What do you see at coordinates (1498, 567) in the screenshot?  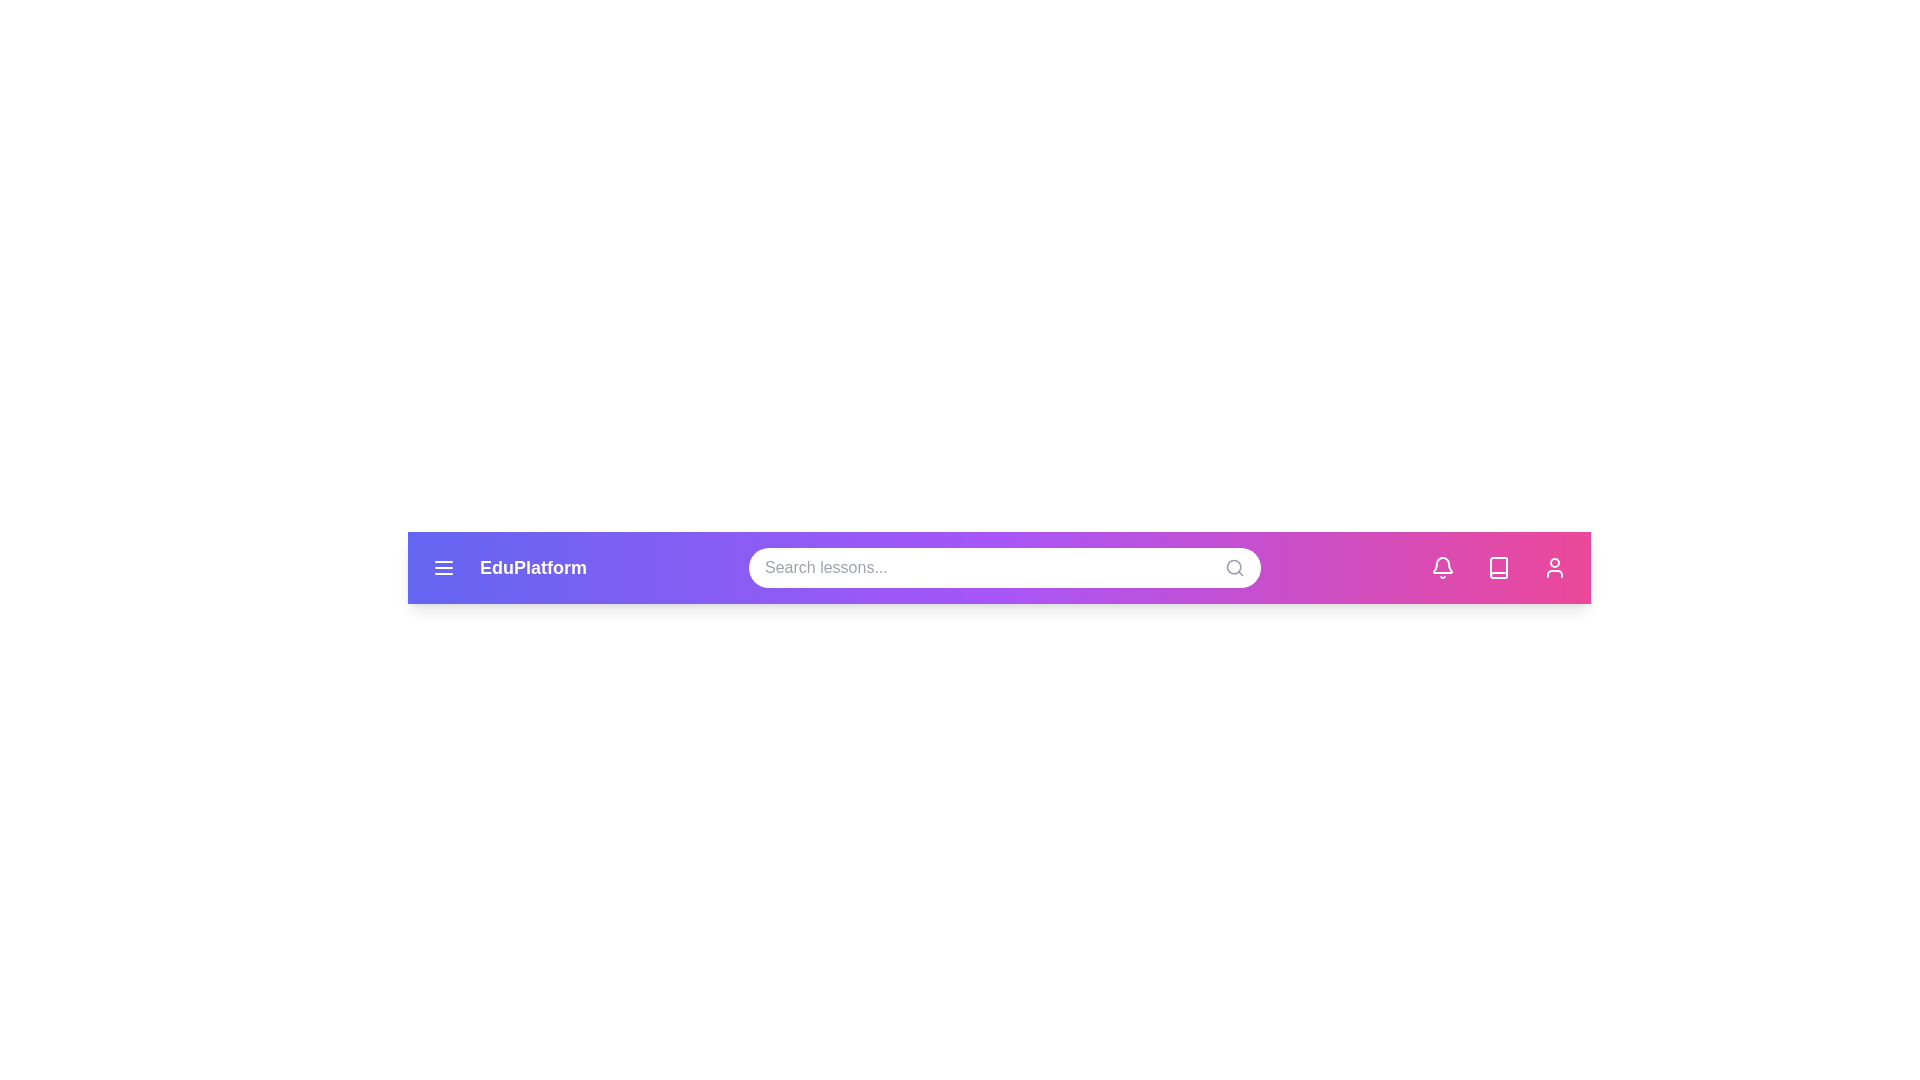 I see `the book icon to navigate to the library` at bounding box center [1498, 567].